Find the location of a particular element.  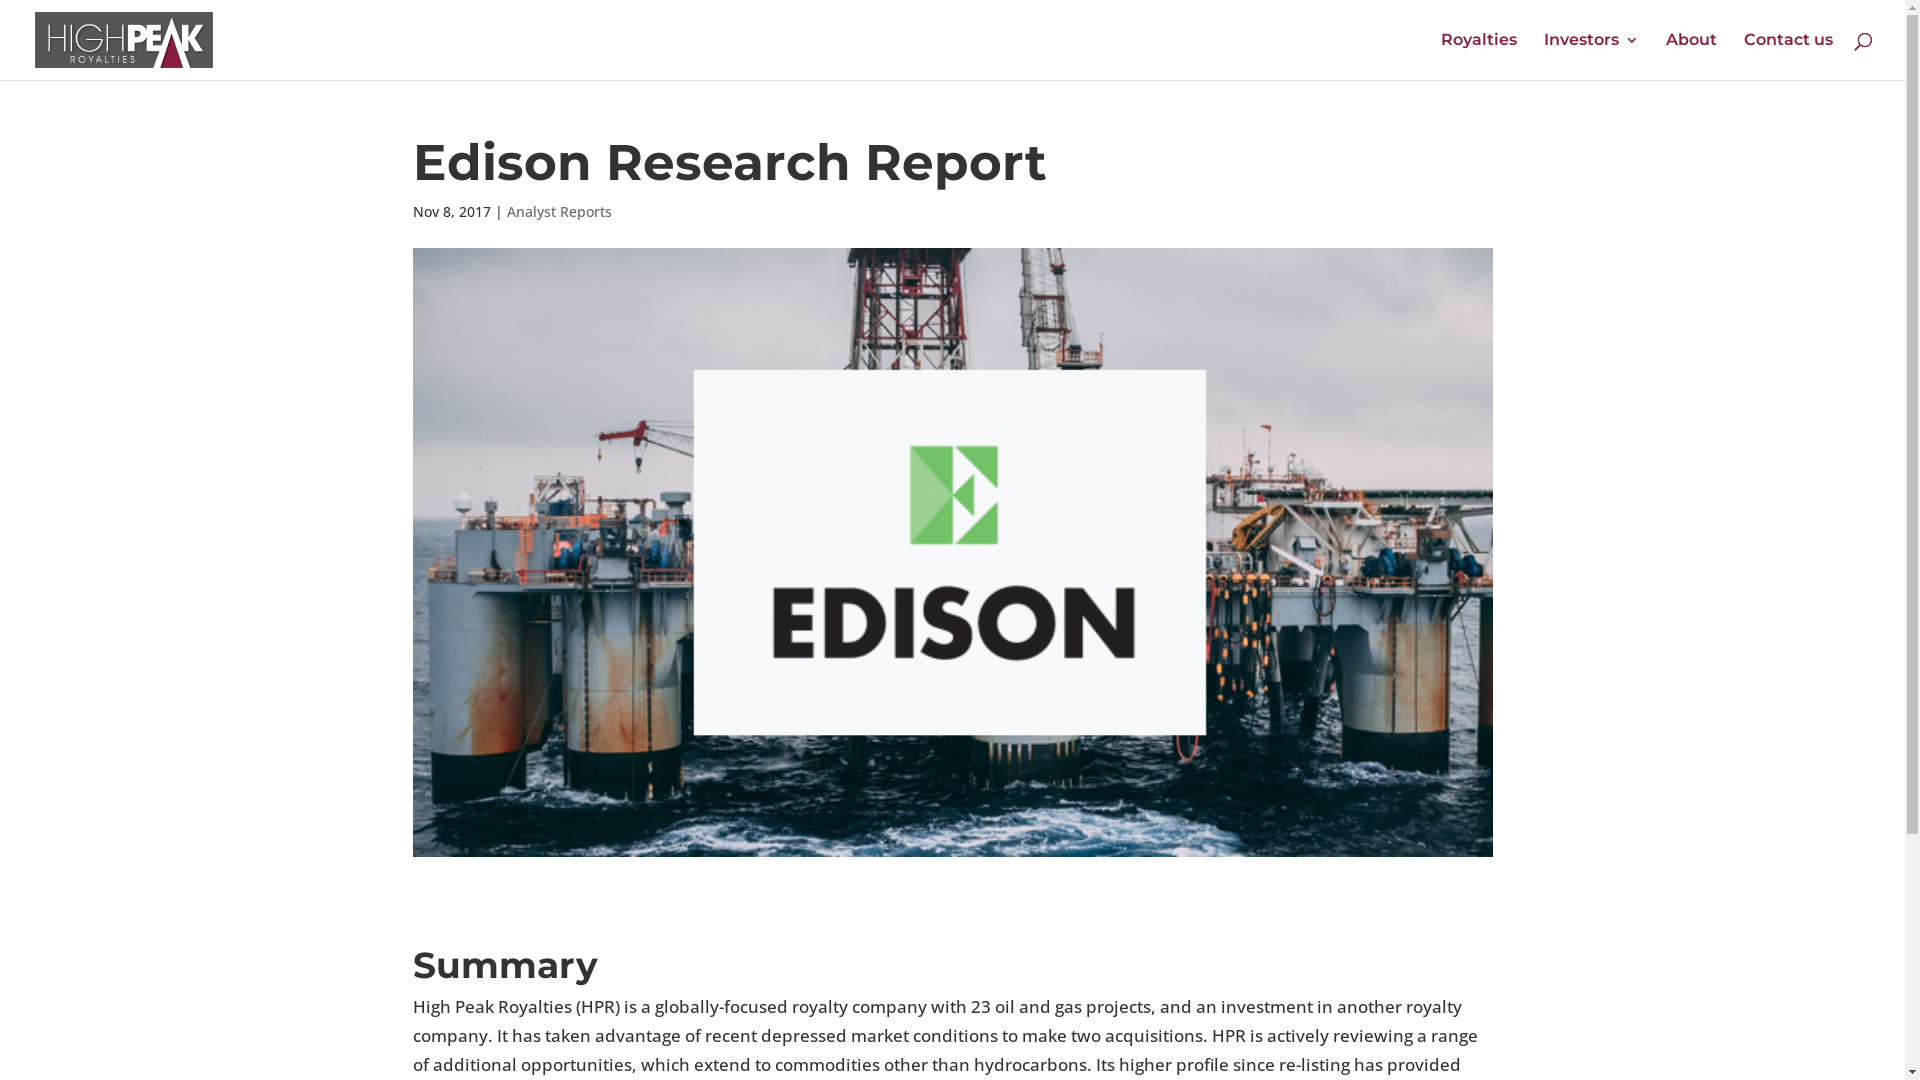

'Analyst Reports' is located at coordinates (558, 211).